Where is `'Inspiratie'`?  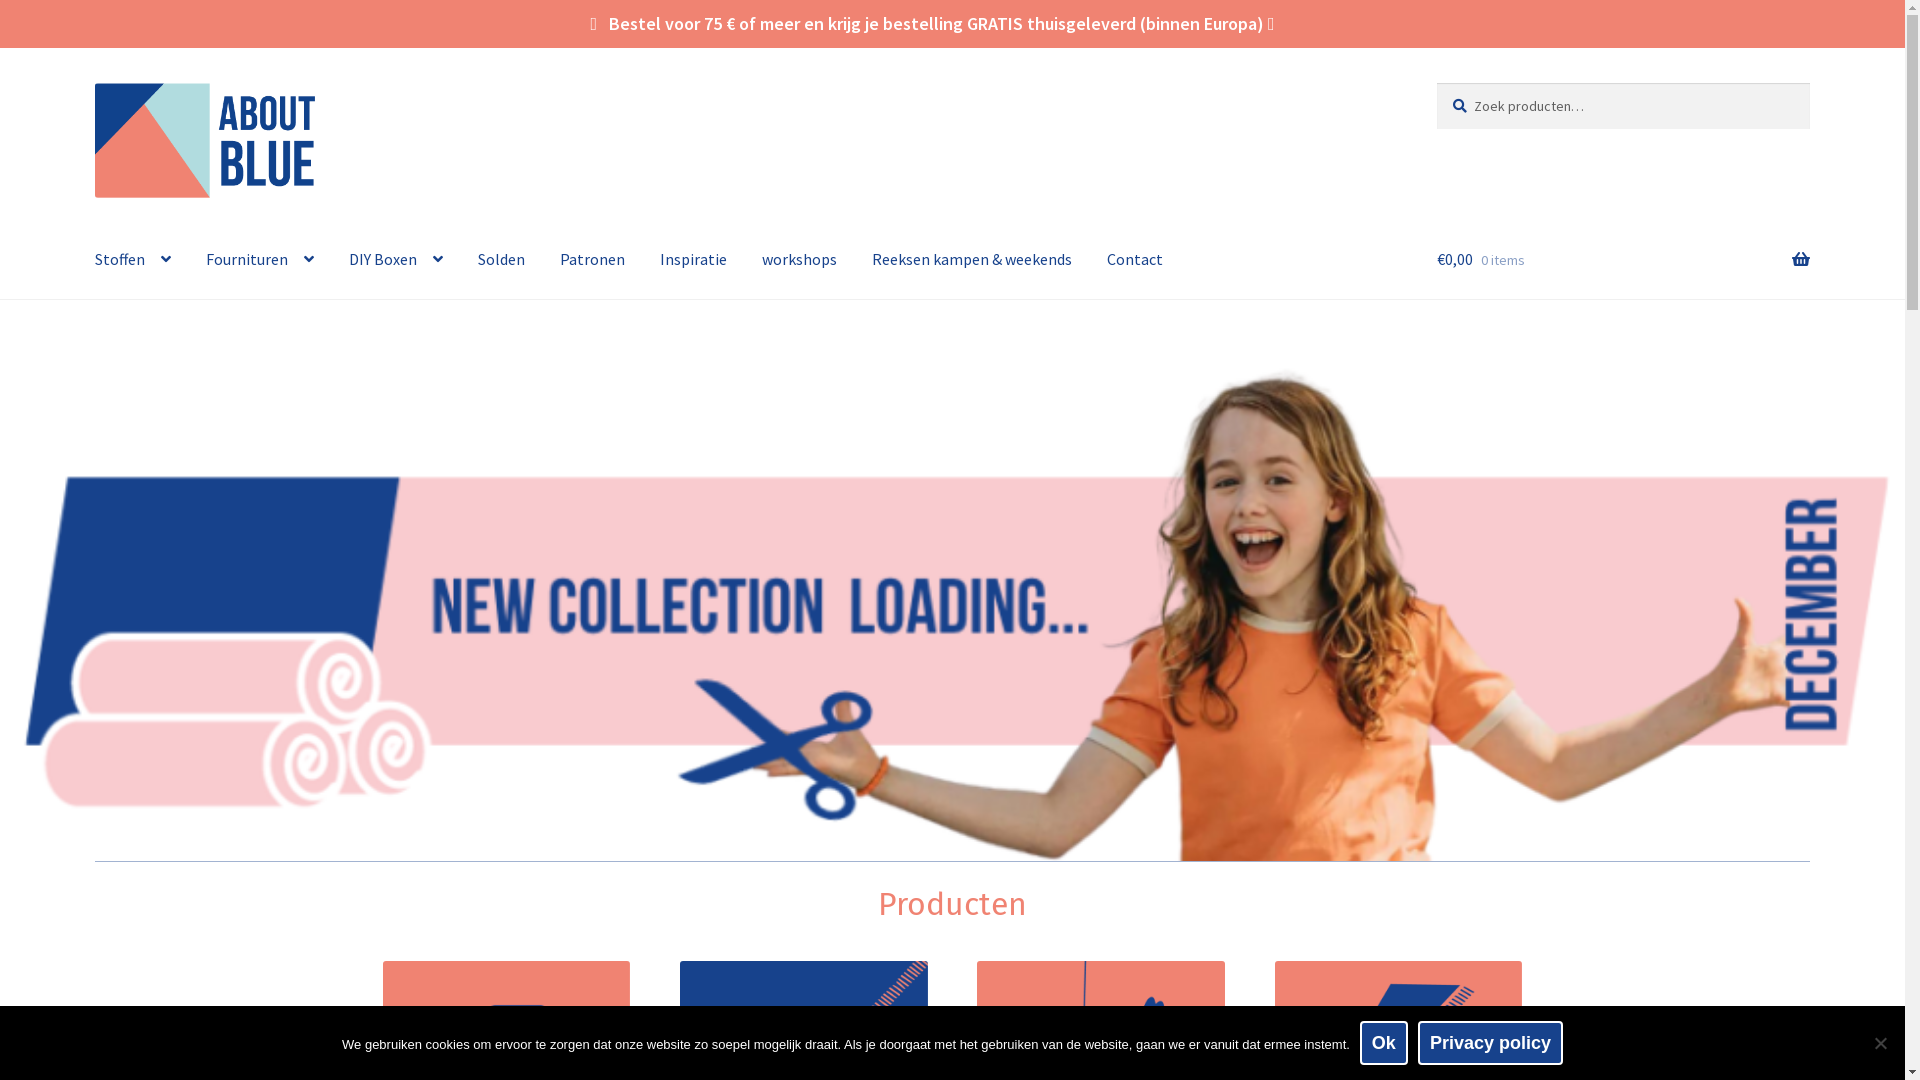
'Inspiratie' is located at coordinates (693, 258).